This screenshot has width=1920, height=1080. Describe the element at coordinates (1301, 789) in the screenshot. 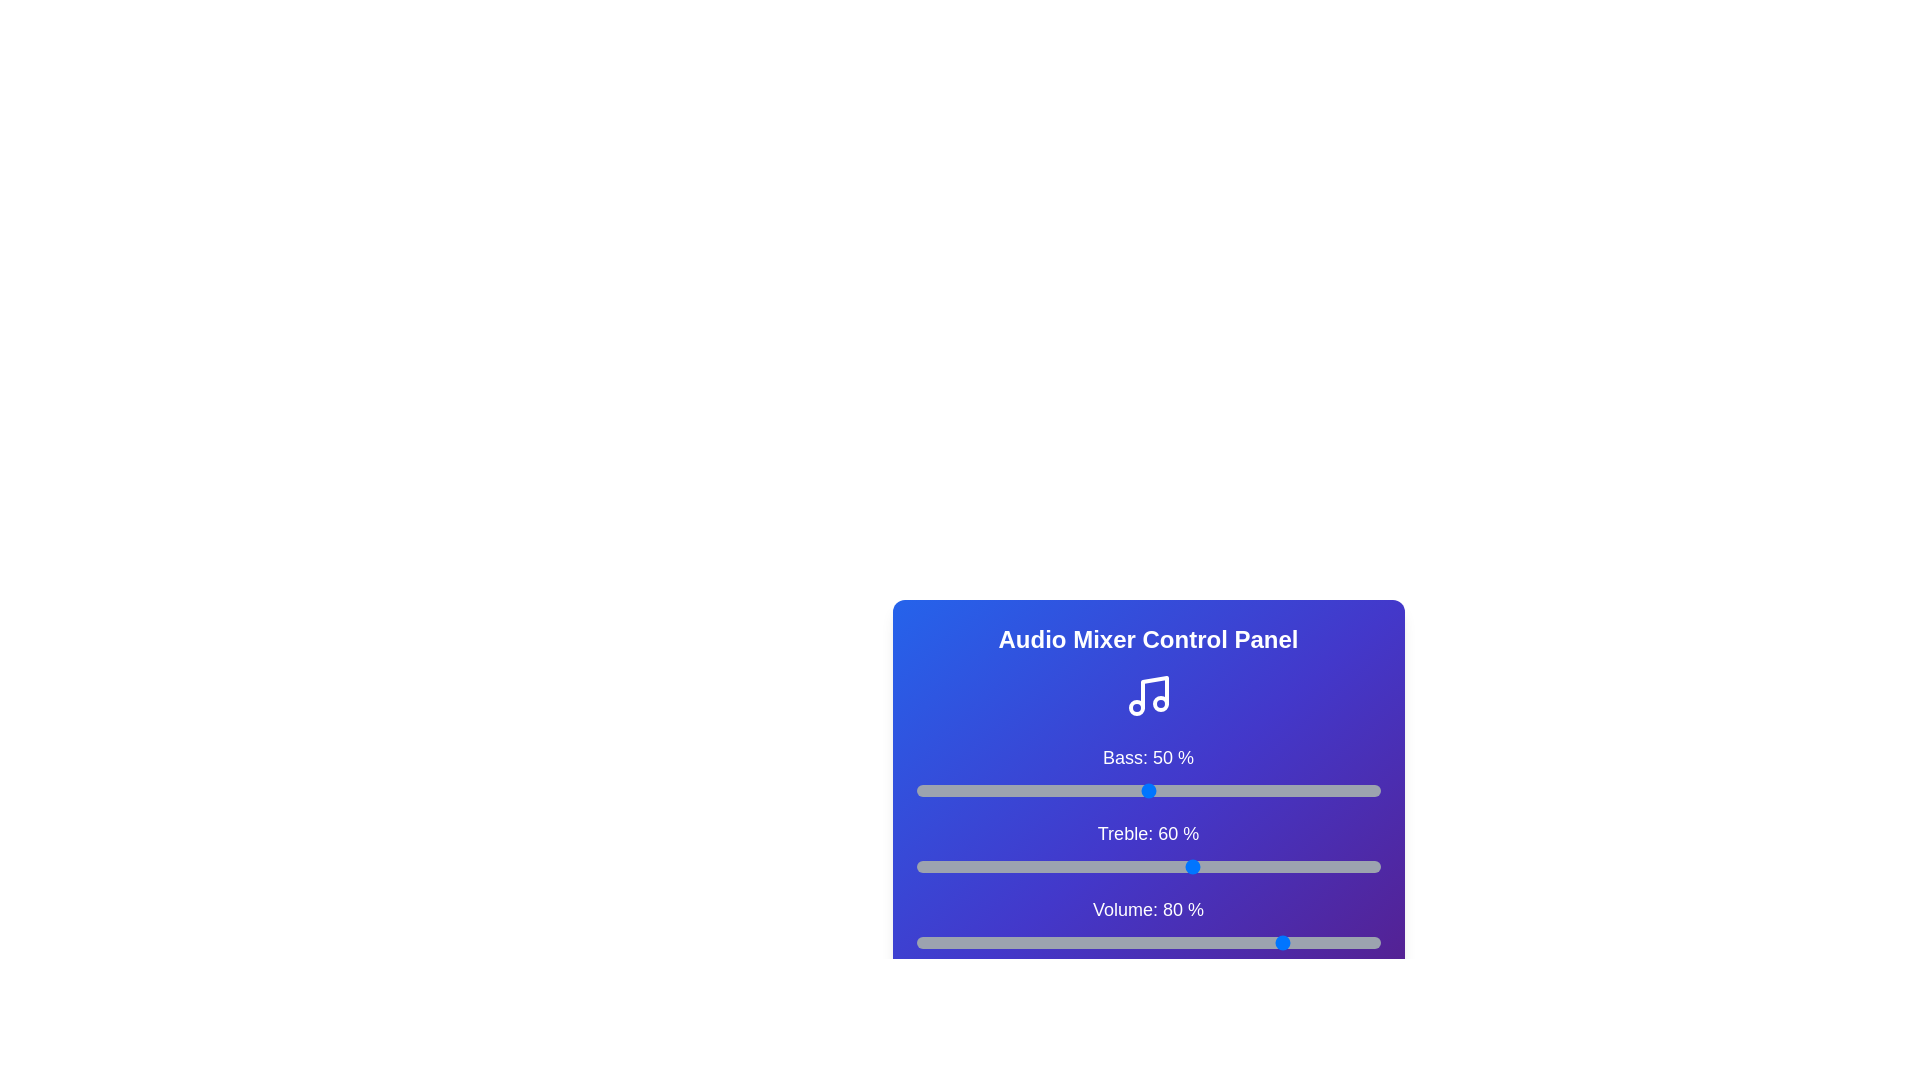

I see `the bass slider to 83%` at that location.